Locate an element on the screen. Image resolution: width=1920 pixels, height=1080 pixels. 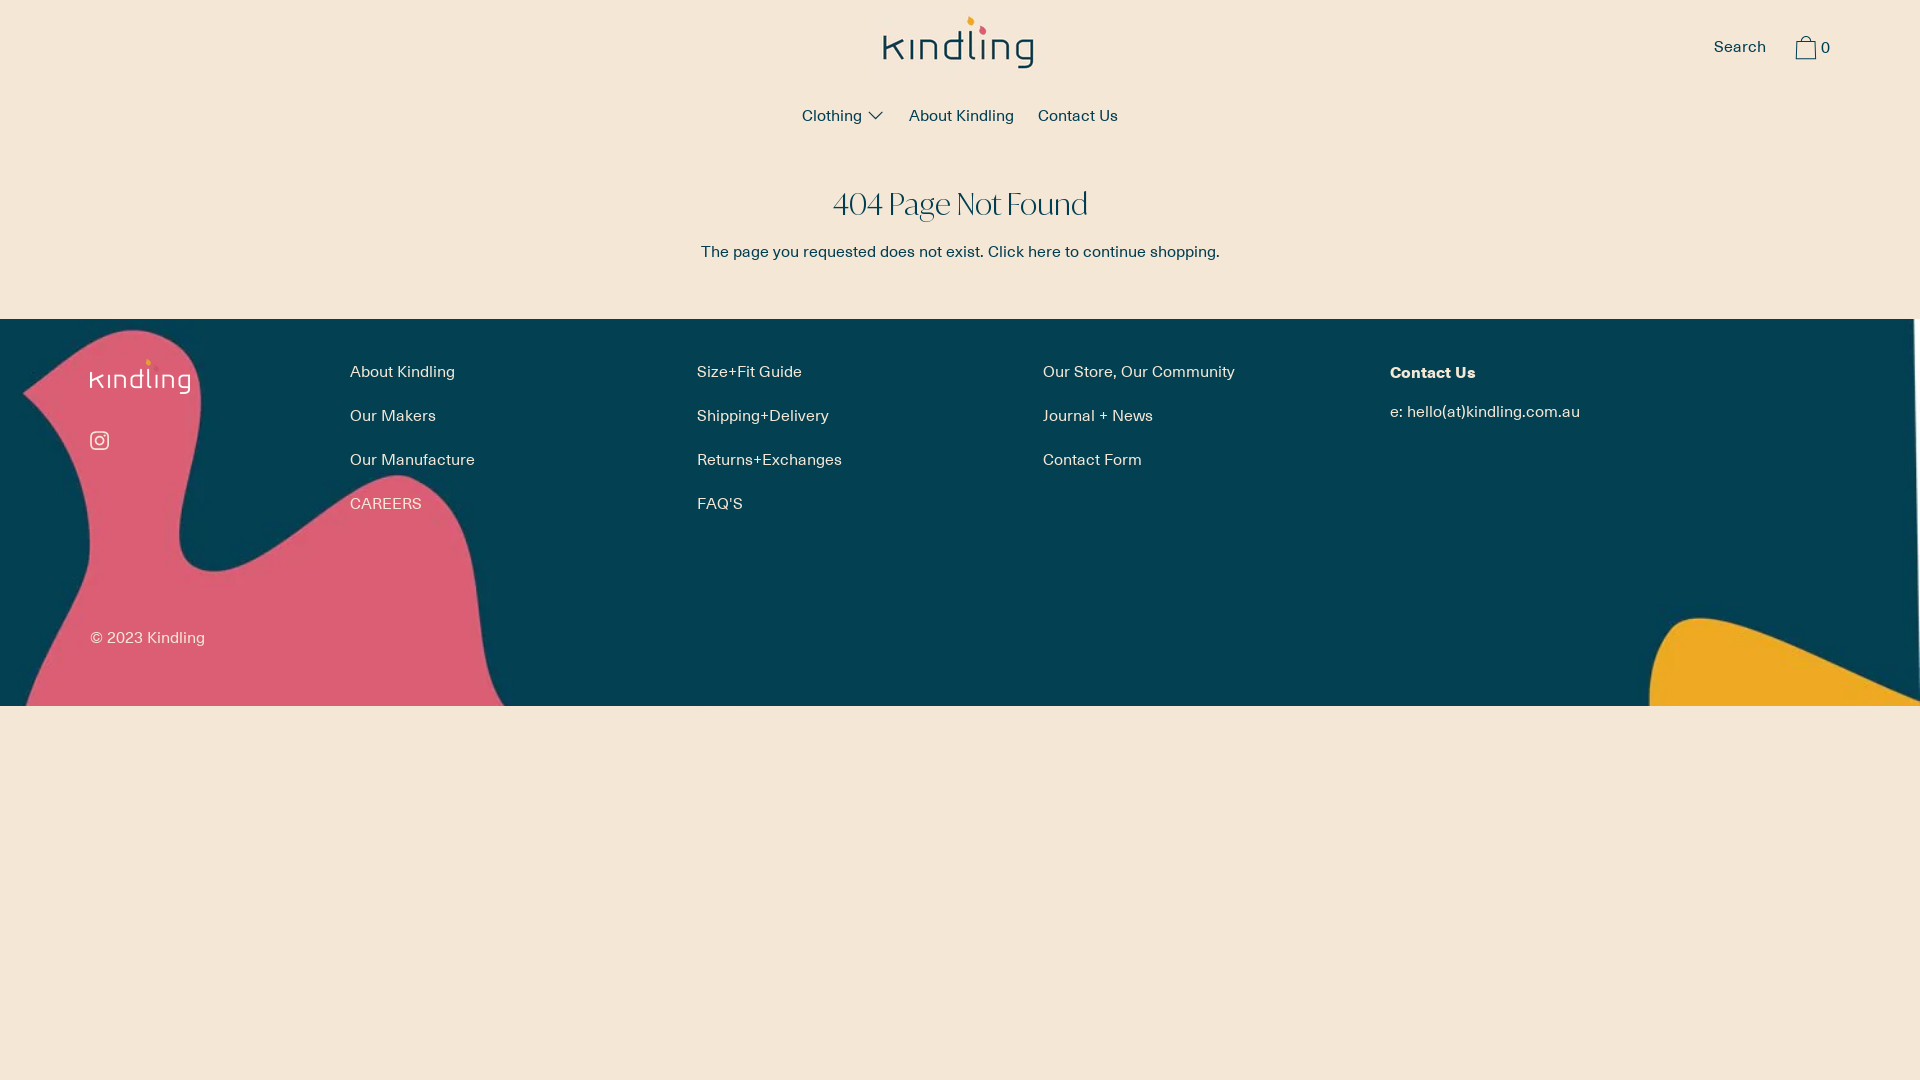
'About Kindling' is located at coordinates (401, 370).